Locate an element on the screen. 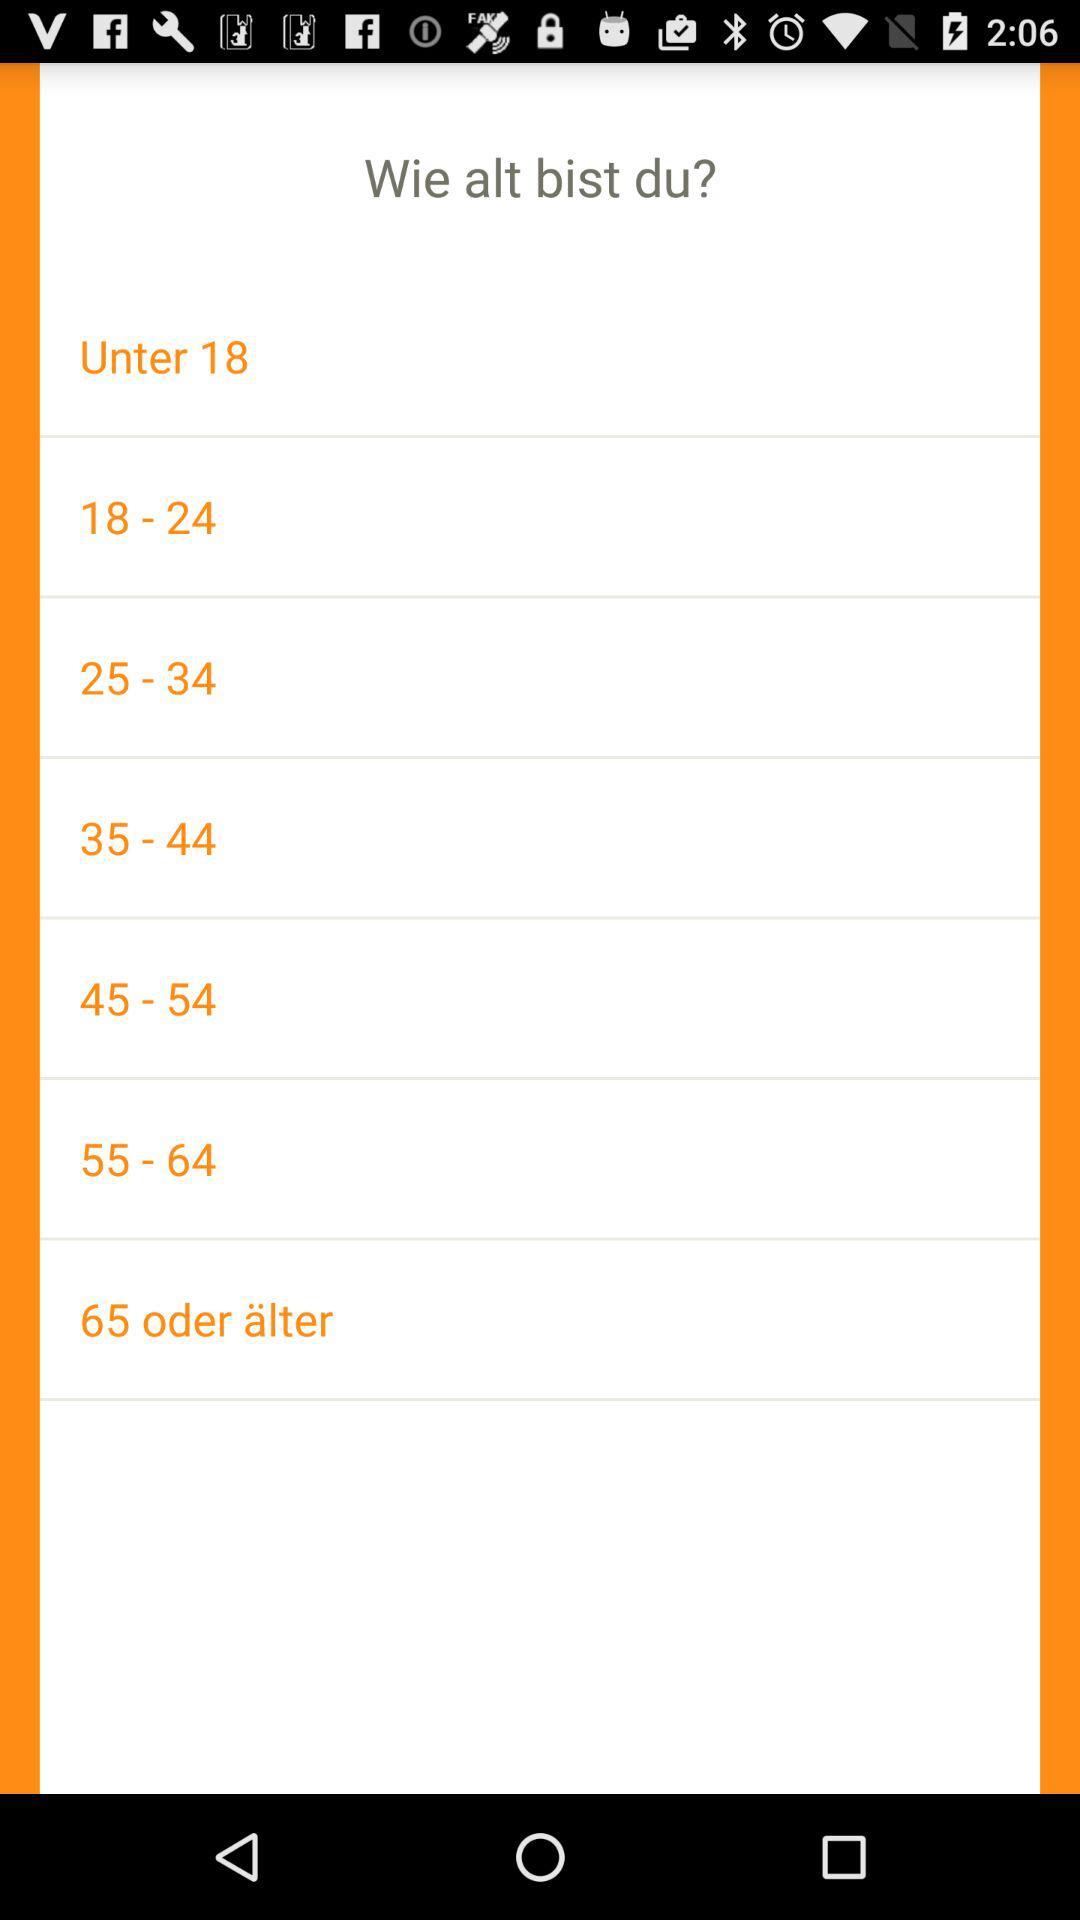 This screenshot has height=1920, width=1080. 55 - 64 is located at coordinates (540, 1158).